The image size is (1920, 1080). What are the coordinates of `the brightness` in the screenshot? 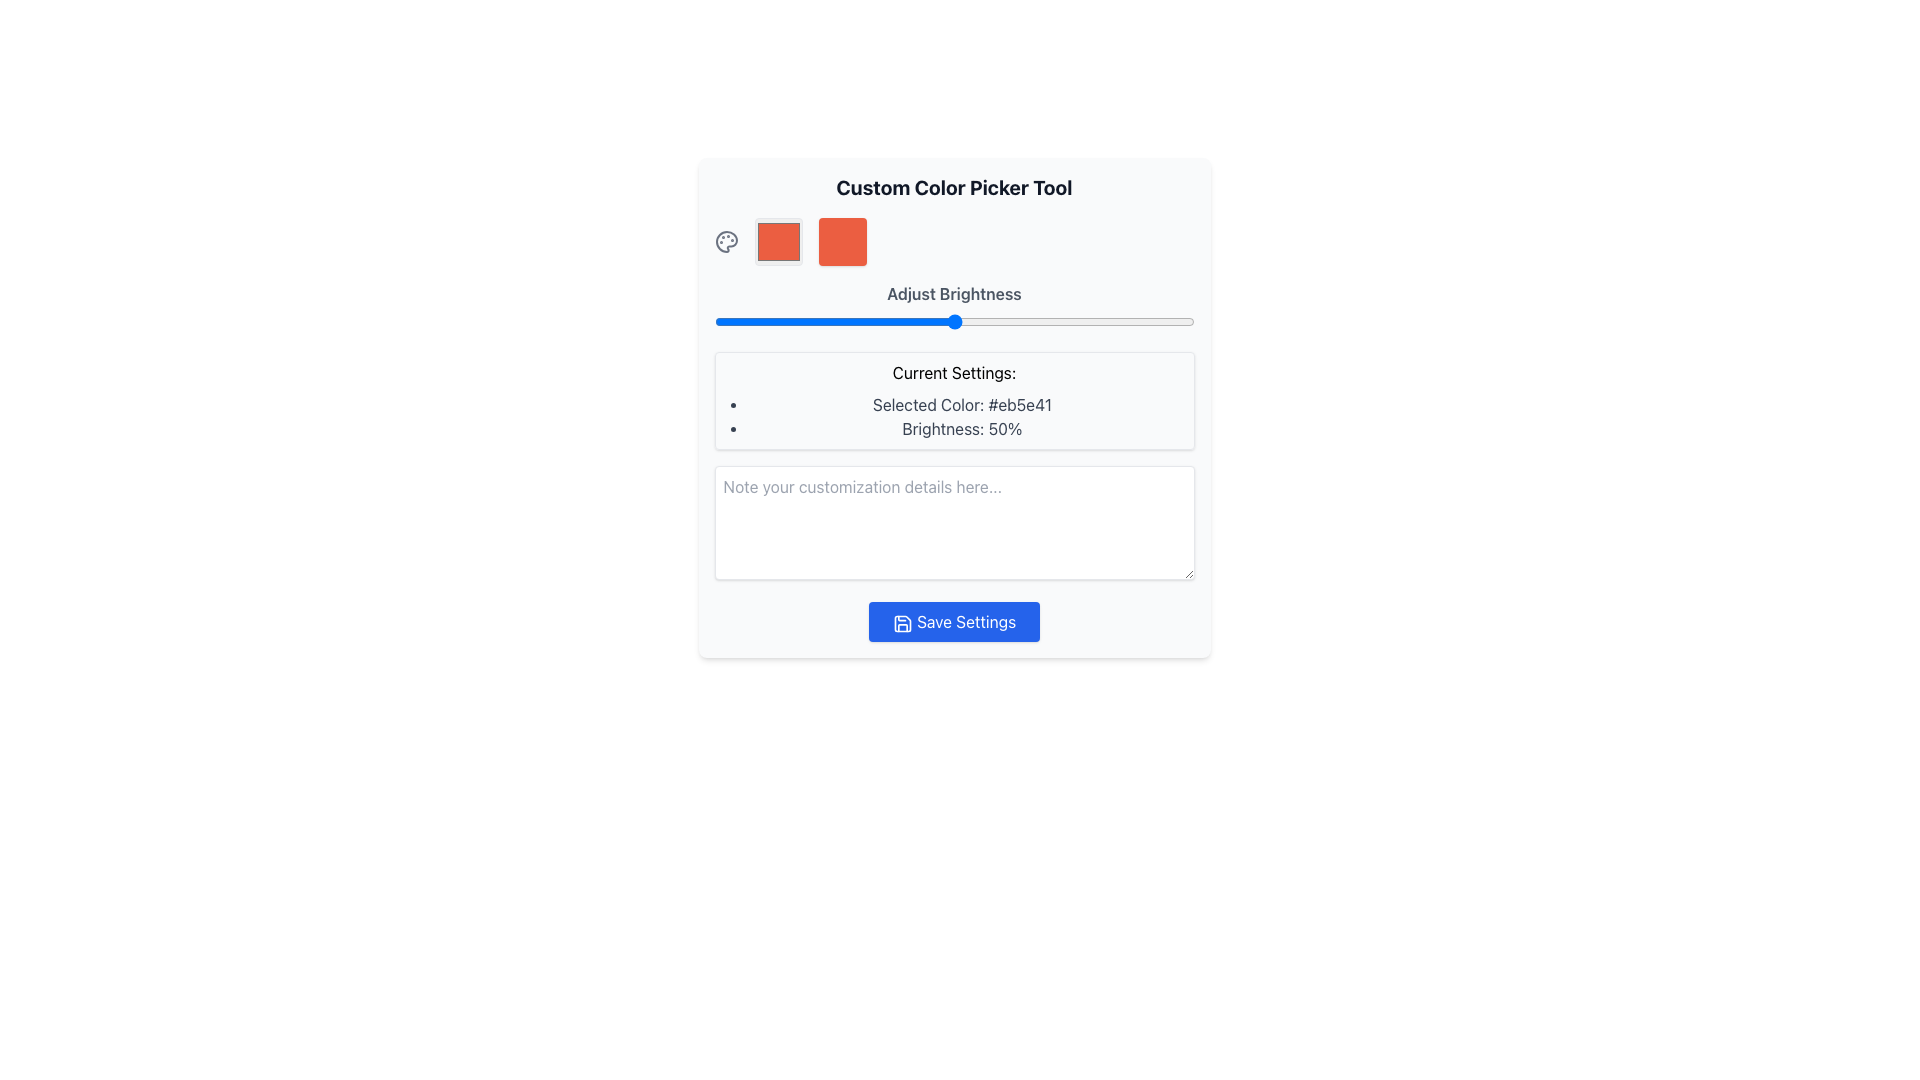 It's located at (953, 320).